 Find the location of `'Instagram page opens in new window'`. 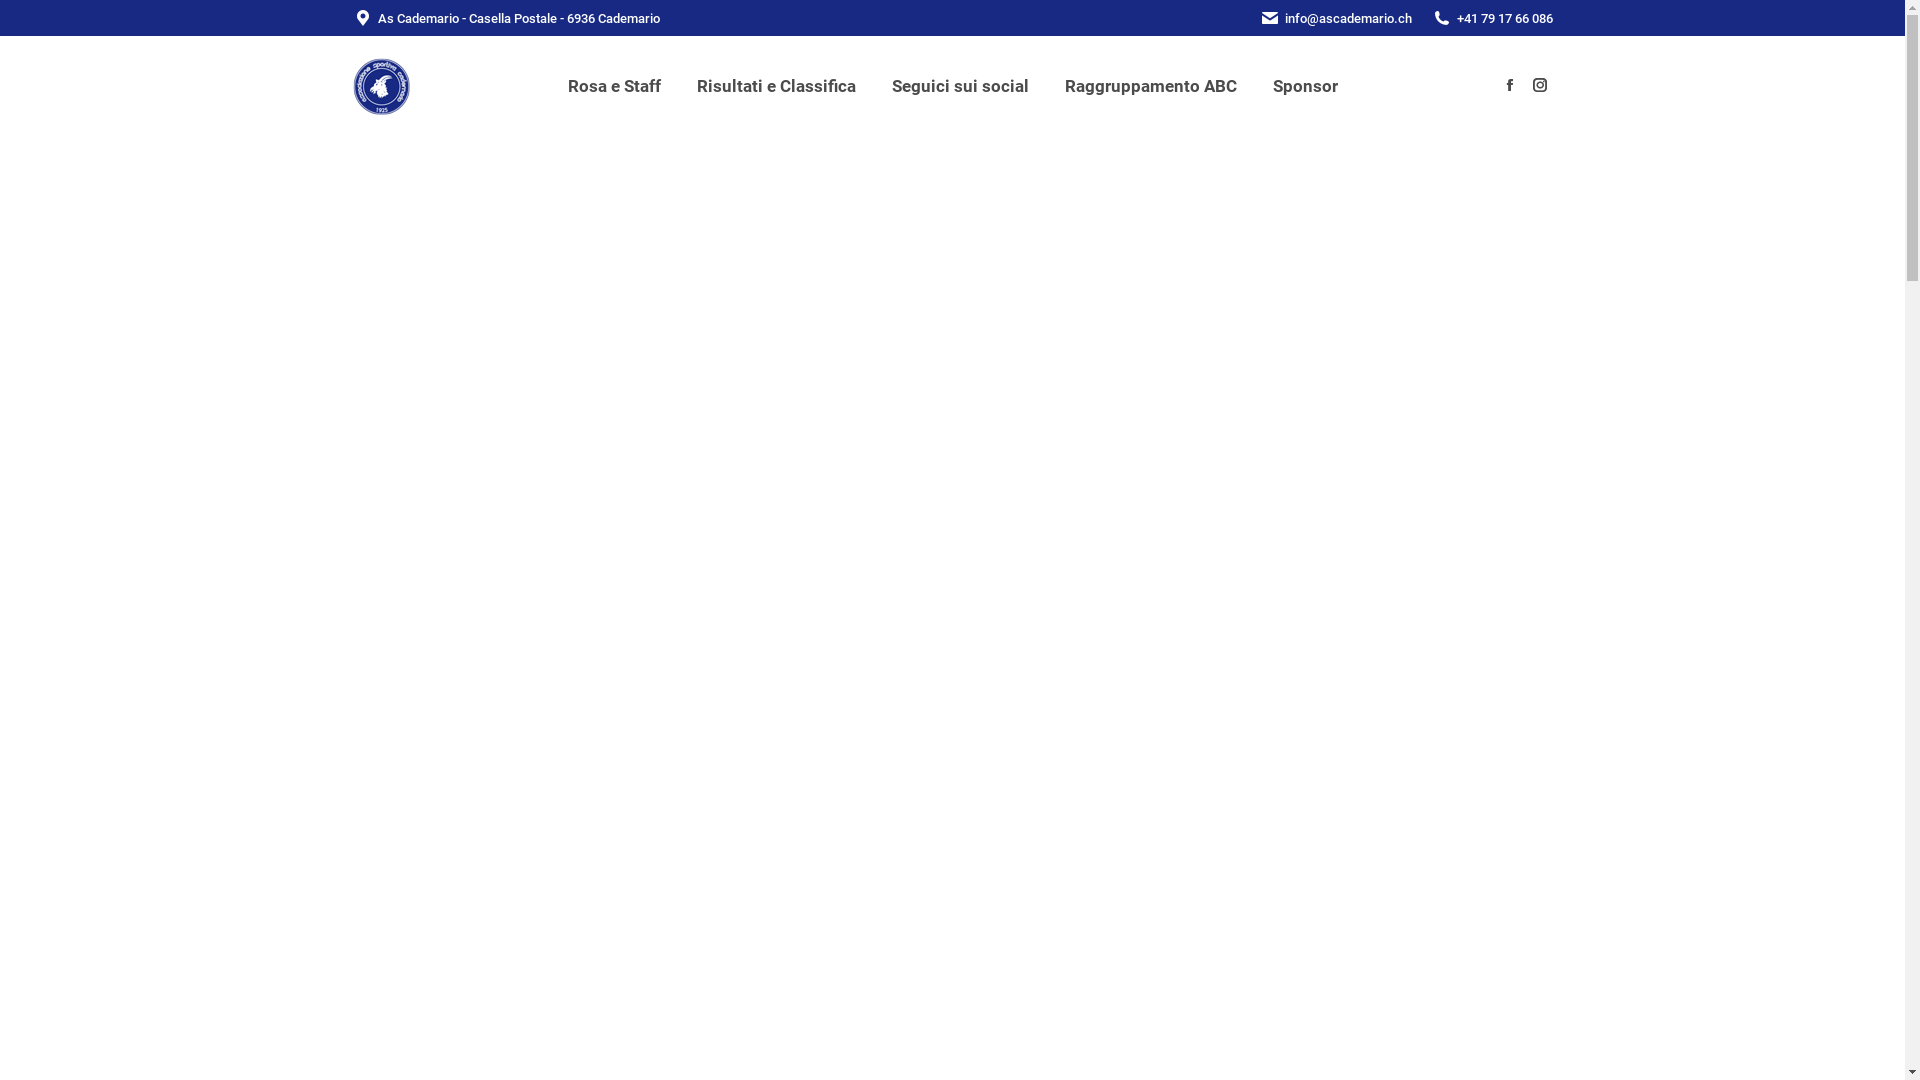

'Instagram page opens in new window' is located at coordinates (1538, 83).